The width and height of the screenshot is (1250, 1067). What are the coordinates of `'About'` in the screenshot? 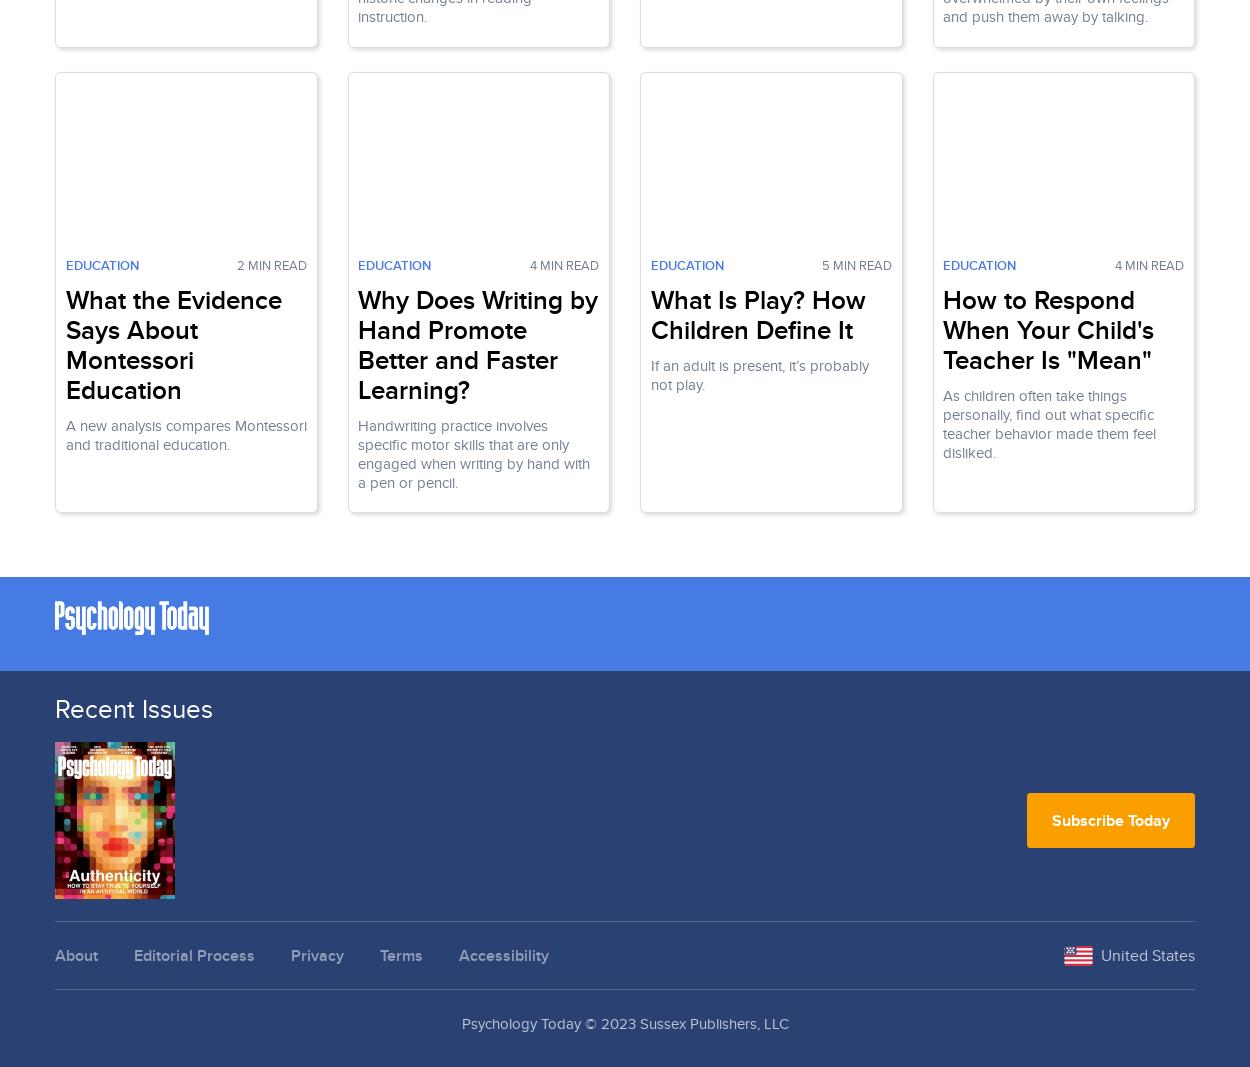 It's located at (55, 955).